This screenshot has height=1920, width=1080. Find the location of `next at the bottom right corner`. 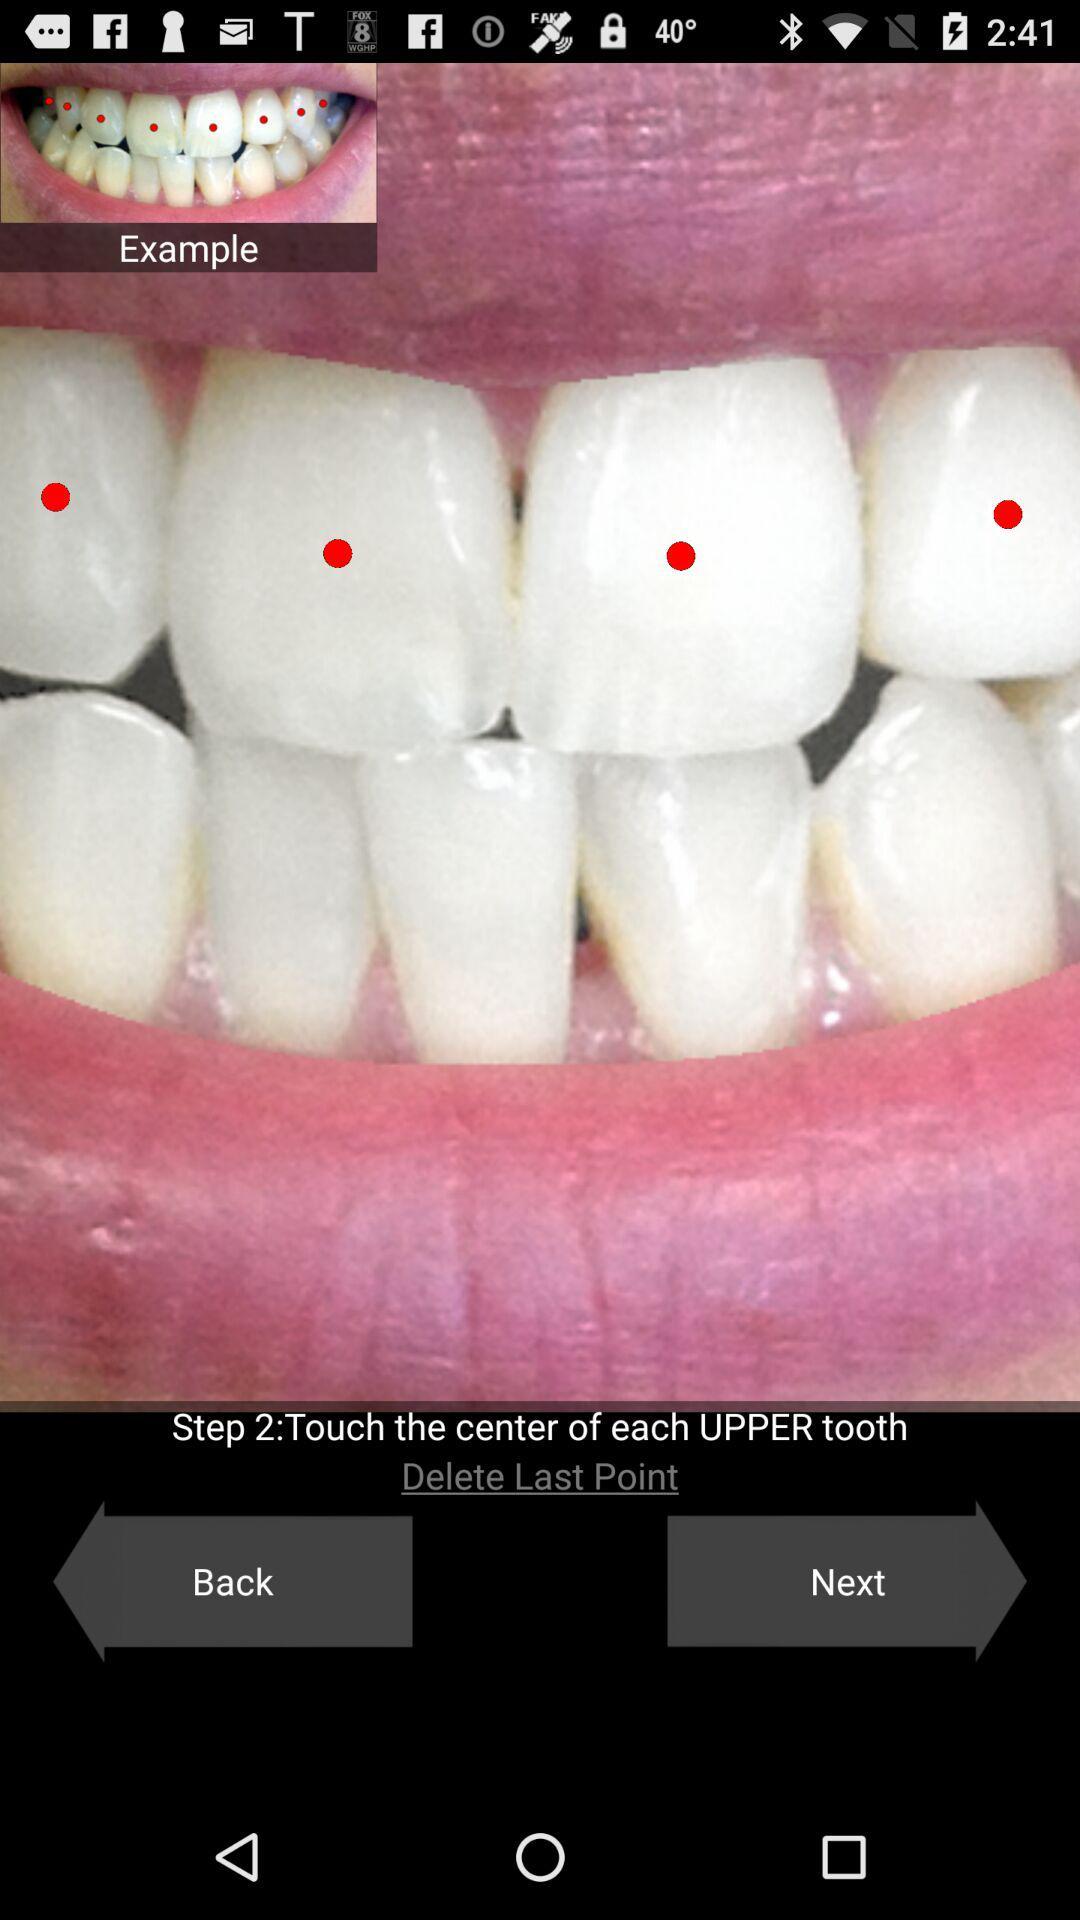

next at the bottom right corner is located at coordinates (847, 1580).